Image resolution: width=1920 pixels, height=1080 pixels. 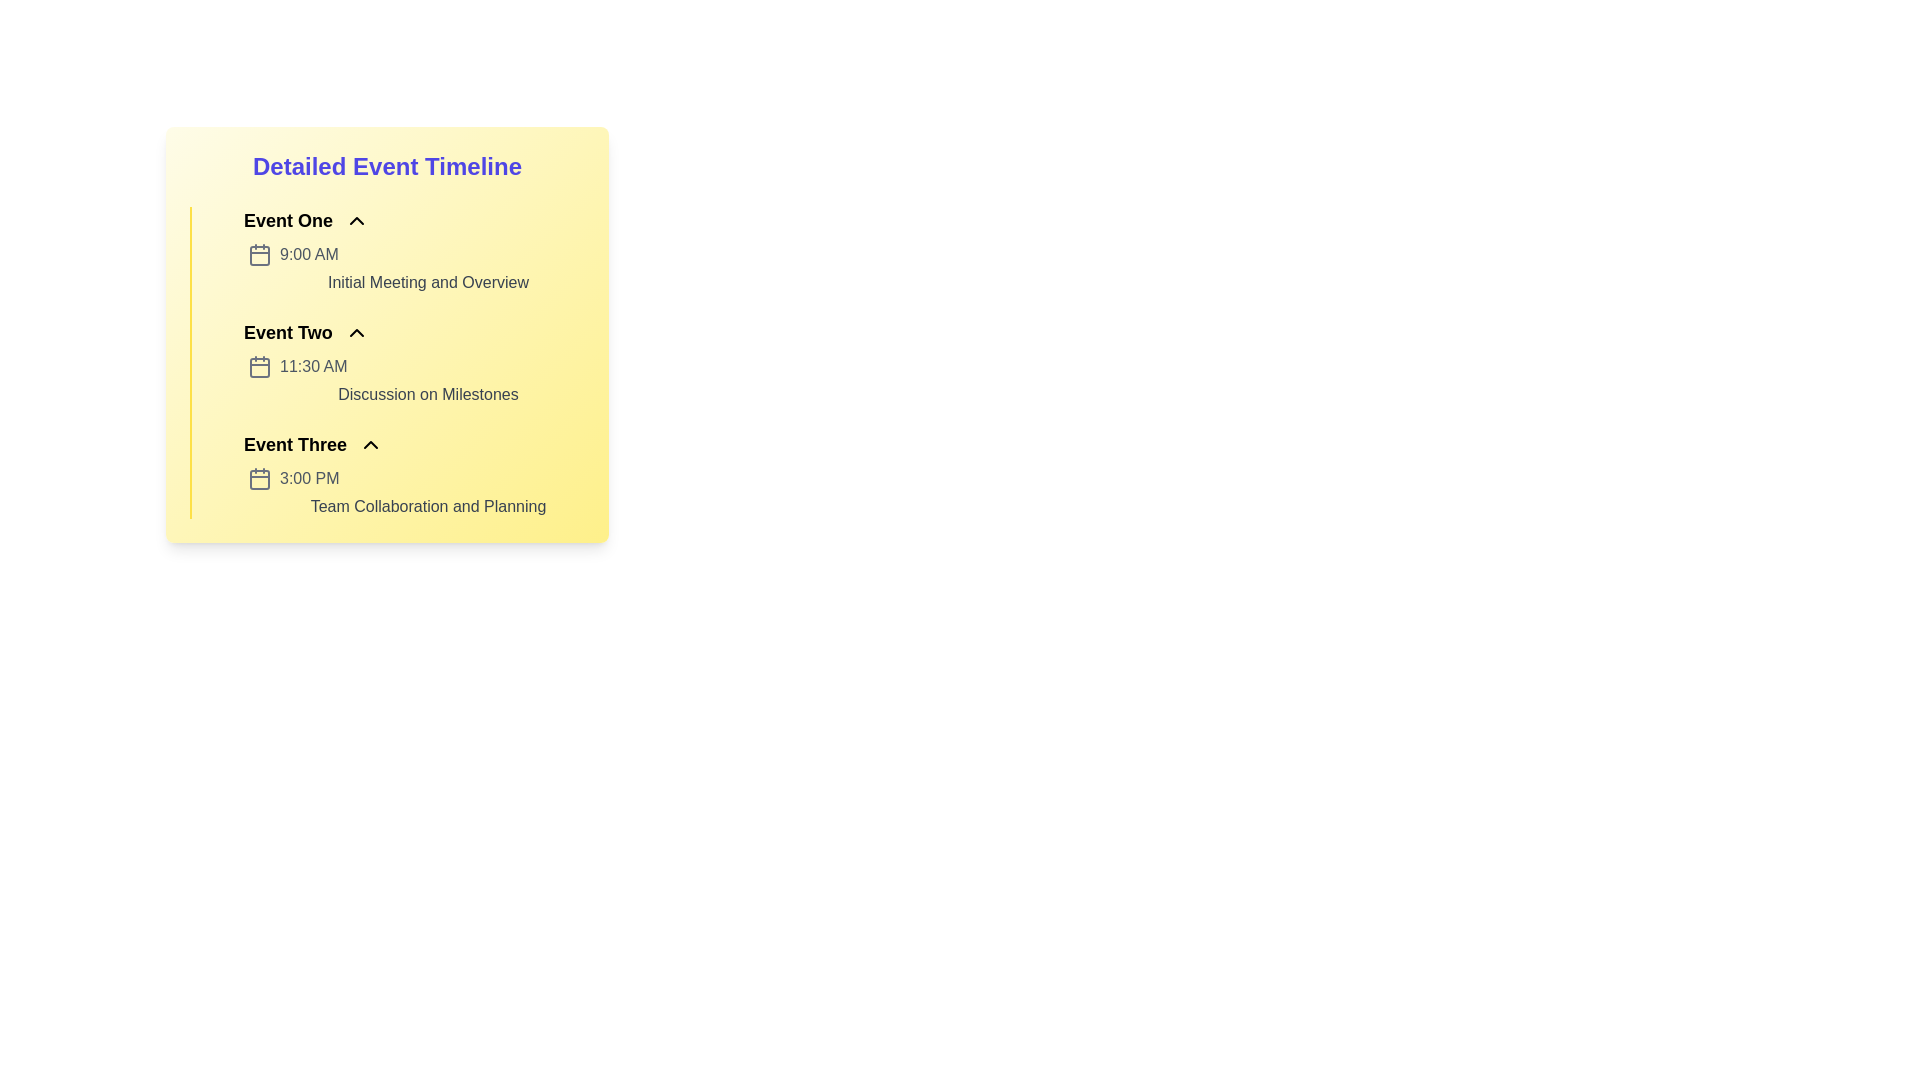 I want to click on the chevron icon next to 'Event Three' in the 'Detailed Event Timeline' section, so click(x=371, y=443).